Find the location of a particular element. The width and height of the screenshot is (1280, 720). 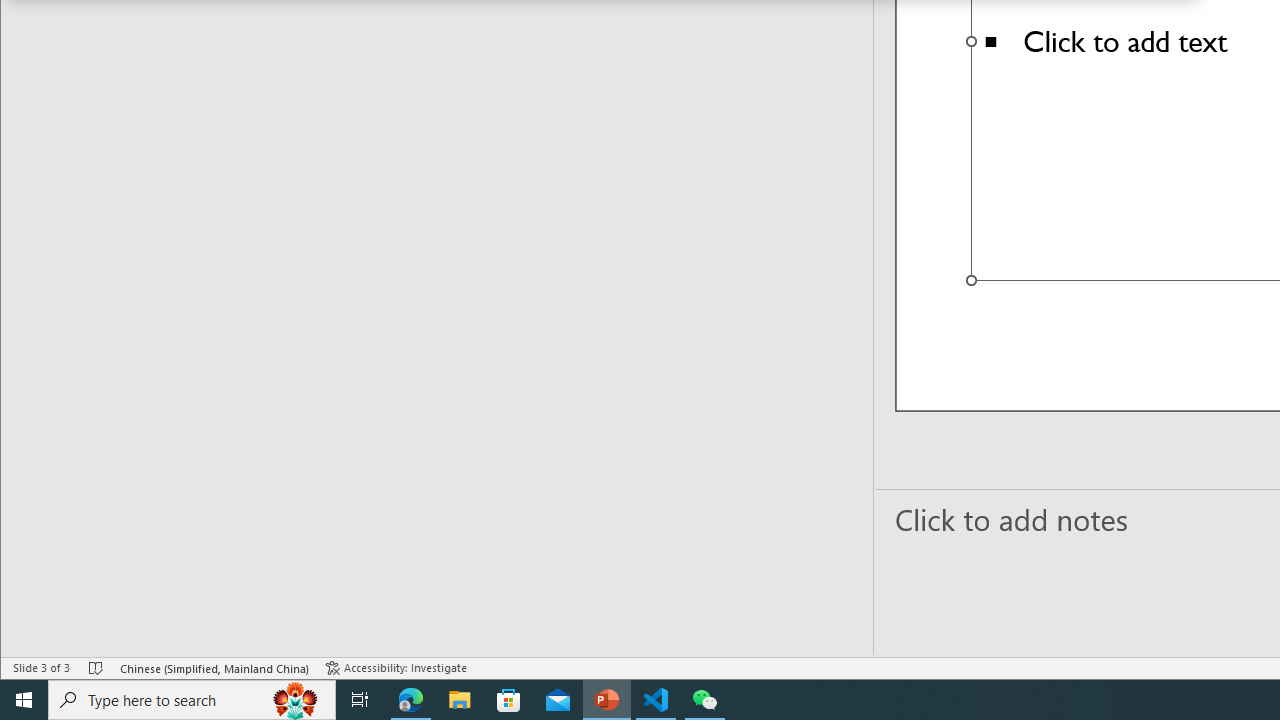

'Task View' is located at coordinates (359, 698).